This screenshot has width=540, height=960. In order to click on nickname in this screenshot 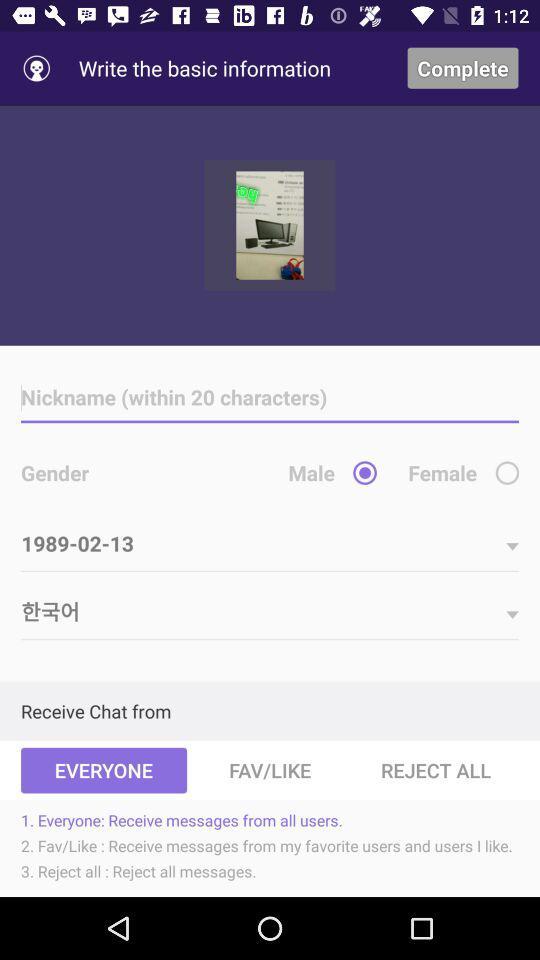, I will do `click(270, 397)`.